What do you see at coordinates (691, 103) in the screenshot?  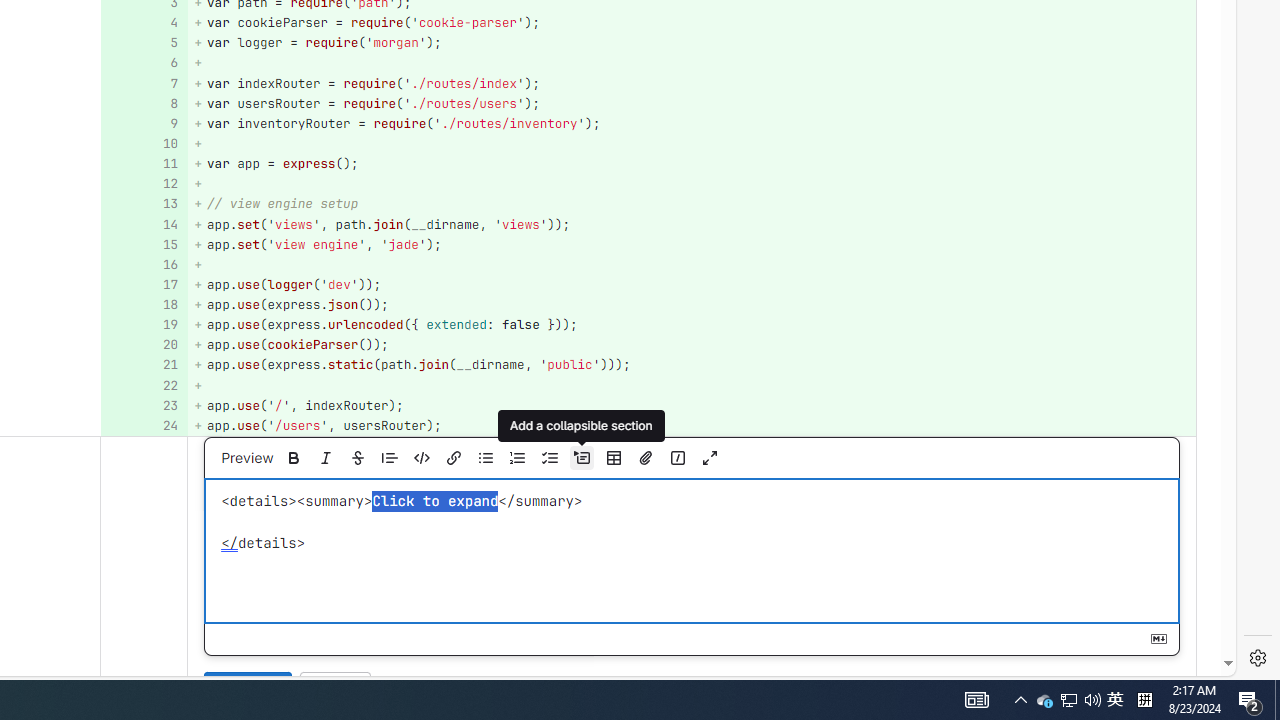 I see `'+ var usersRouter = require('` at bounding box center [691, 103].